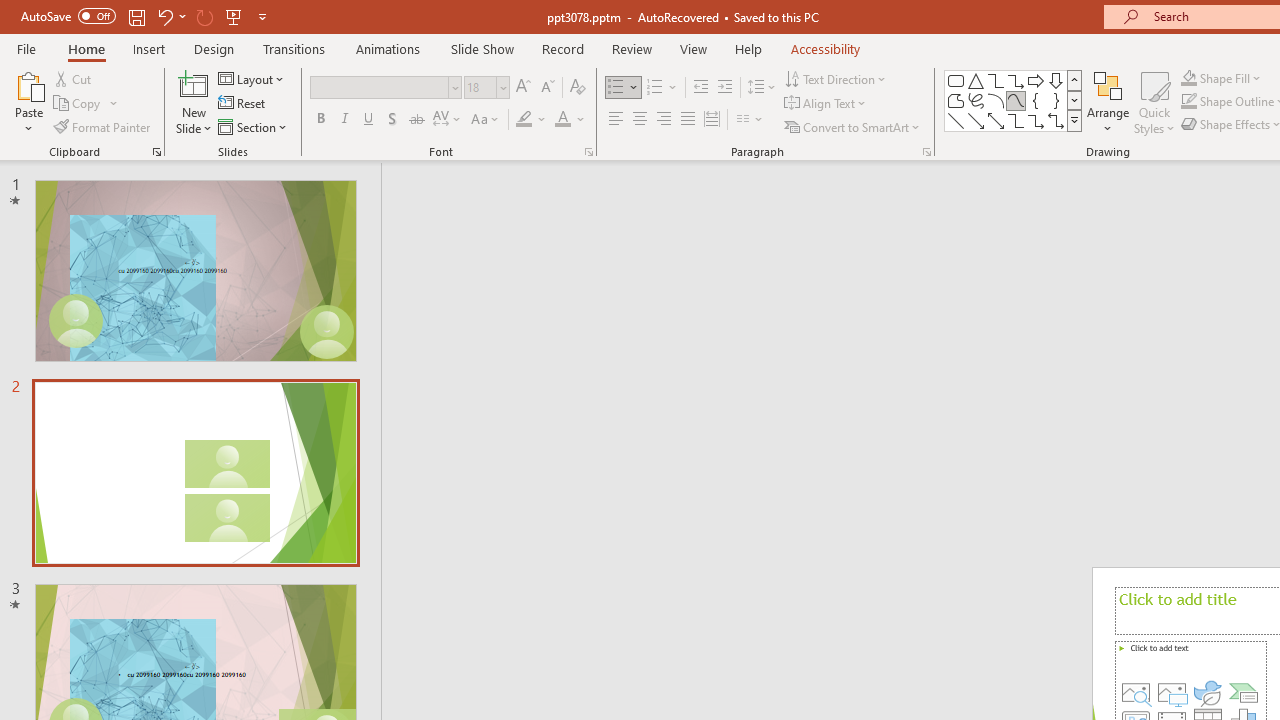 Image resolution: width=1280 pixels, height=720 pixels. What do you see at coordinates (1189, 77) in the screenshot?
I see `'Shape Fill Dark Green, Accent 2'` at bounding box center [1189, 77].